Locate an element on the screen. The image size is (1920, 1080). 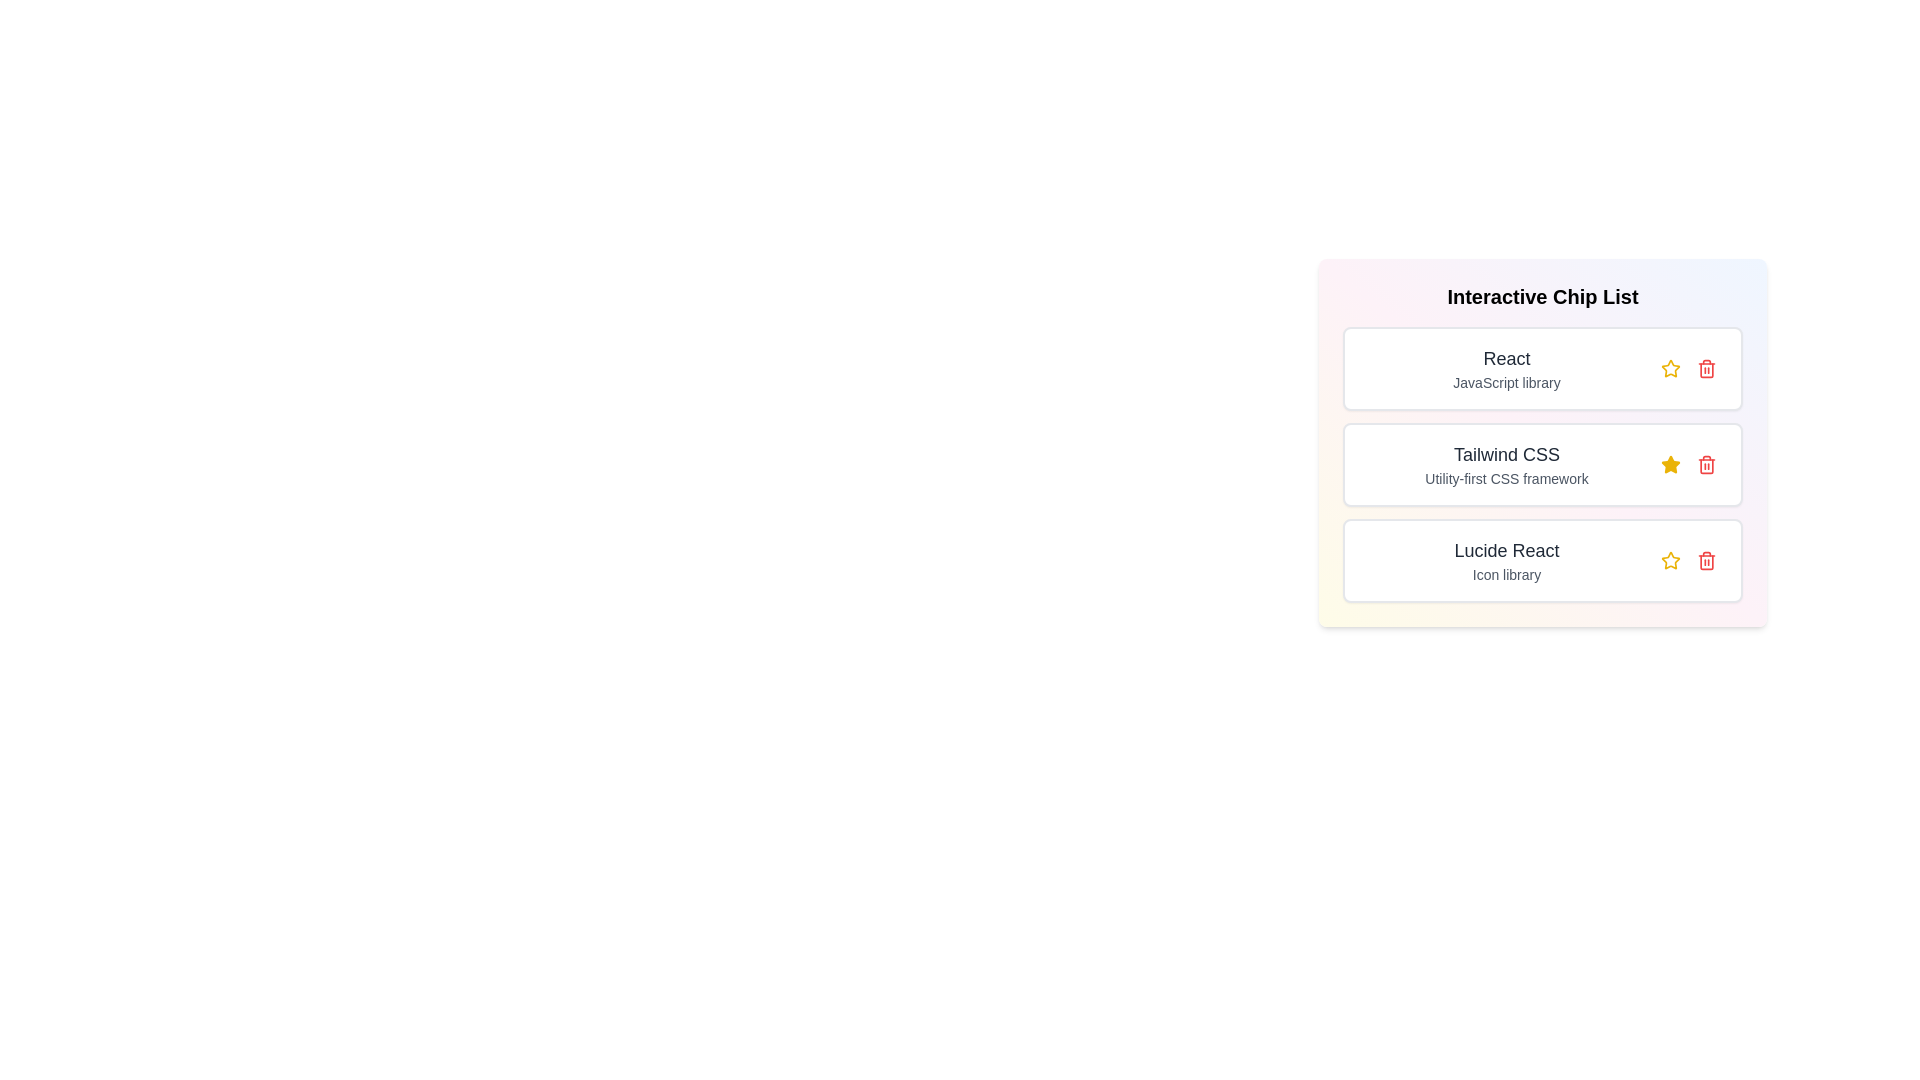
trash icon for the item with title Lucide React to remove it from the list is located at coordinates (1706, 560).